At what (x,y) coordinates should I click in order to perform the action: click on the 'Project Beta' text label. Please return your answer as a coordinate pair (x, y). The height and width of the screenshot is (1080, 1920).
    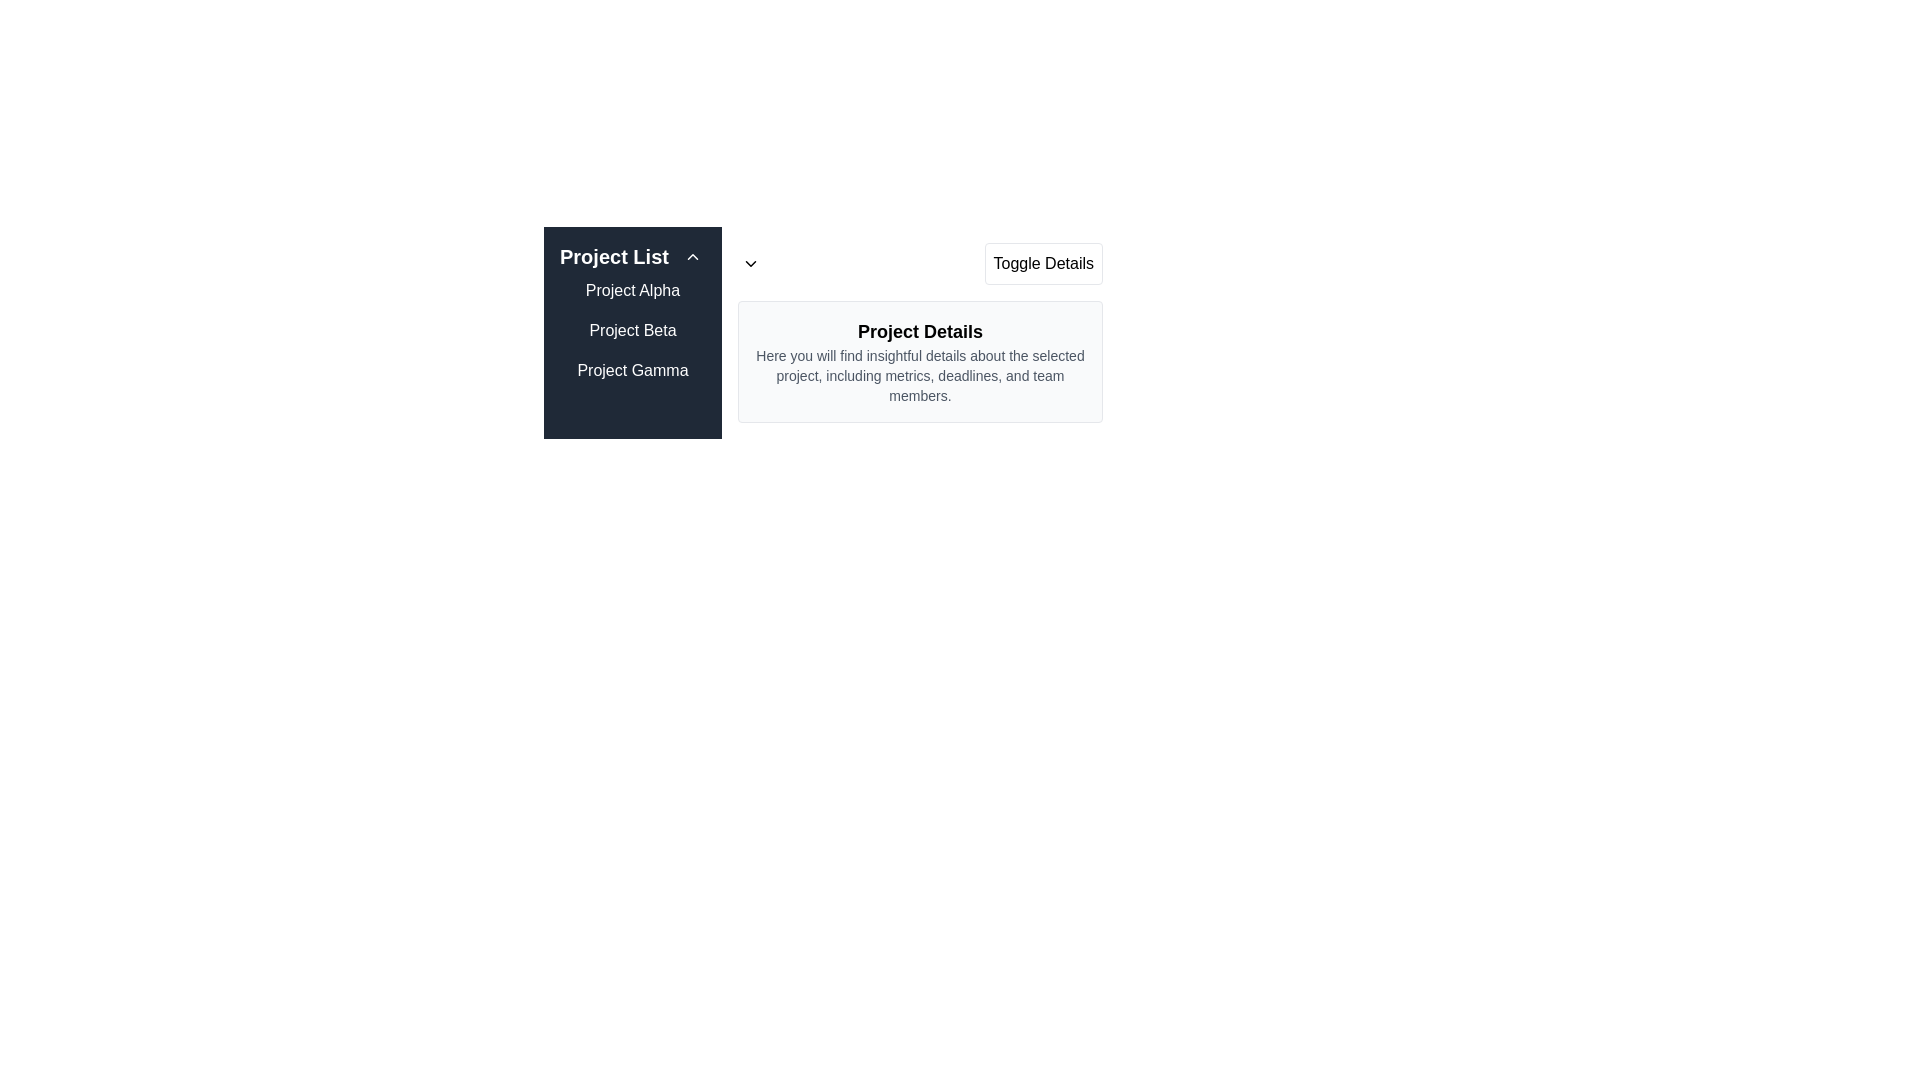
    Looking at the image, I should click on (632, 330).